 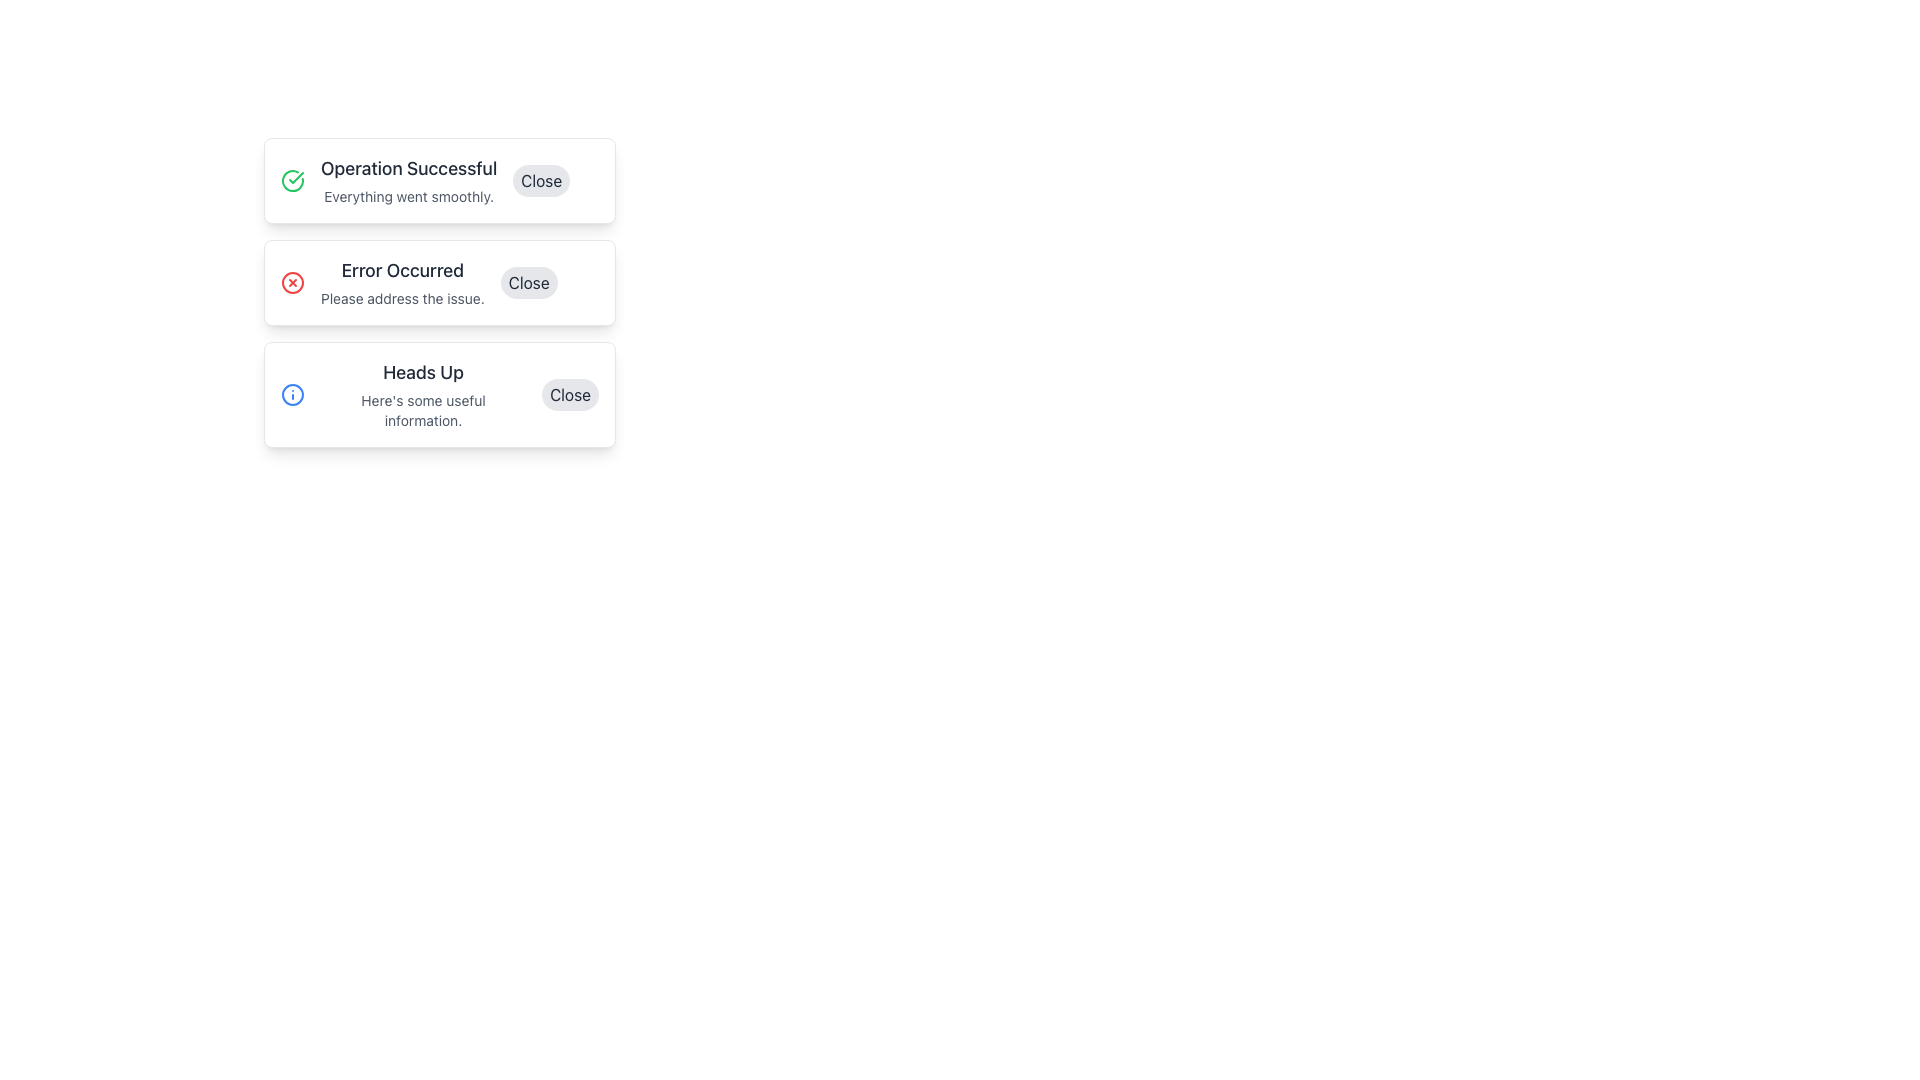 I want to click on the error icon located inside the 'Error Occurred' notification box, positioned to the left of the title 'Error Occurred', so click(x=291, y=282).